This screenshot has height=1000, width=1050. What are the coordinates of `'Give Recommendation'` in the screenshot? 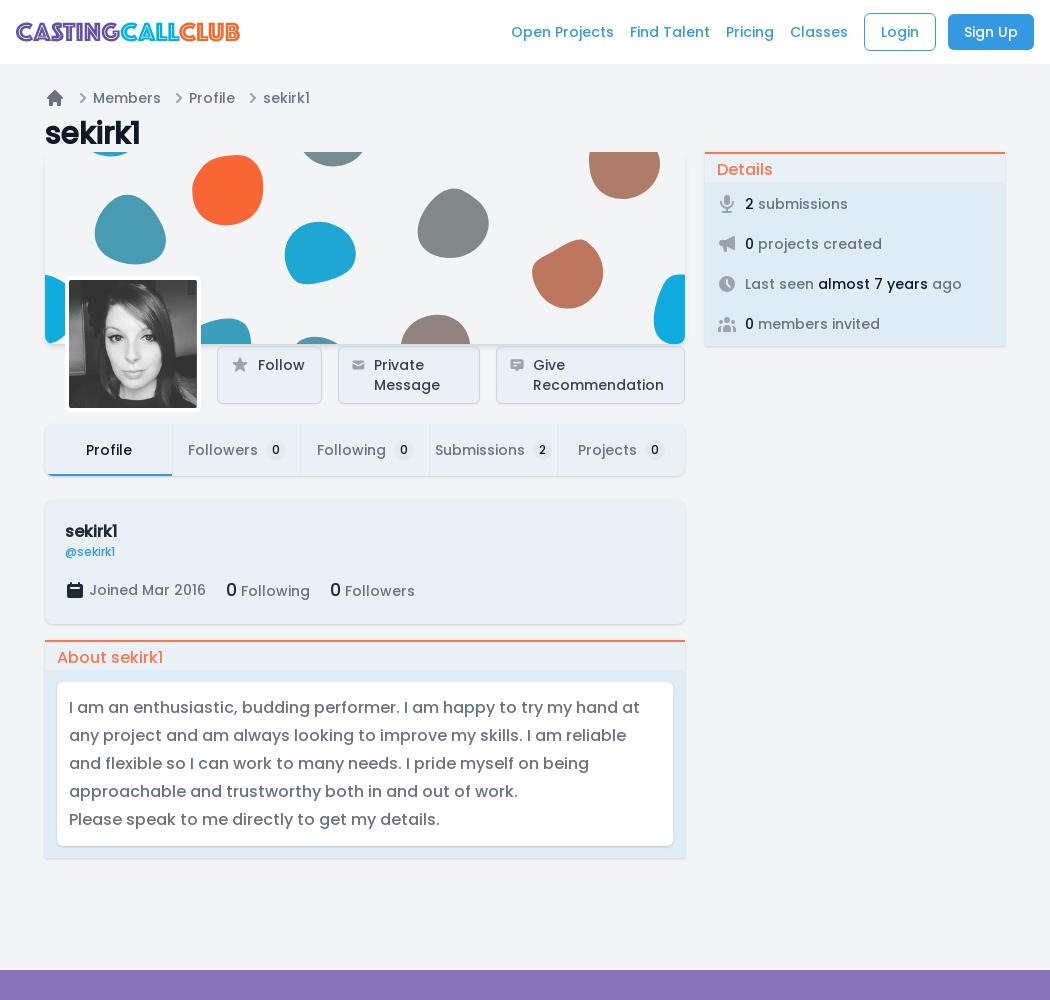 It's located at (597, 375).